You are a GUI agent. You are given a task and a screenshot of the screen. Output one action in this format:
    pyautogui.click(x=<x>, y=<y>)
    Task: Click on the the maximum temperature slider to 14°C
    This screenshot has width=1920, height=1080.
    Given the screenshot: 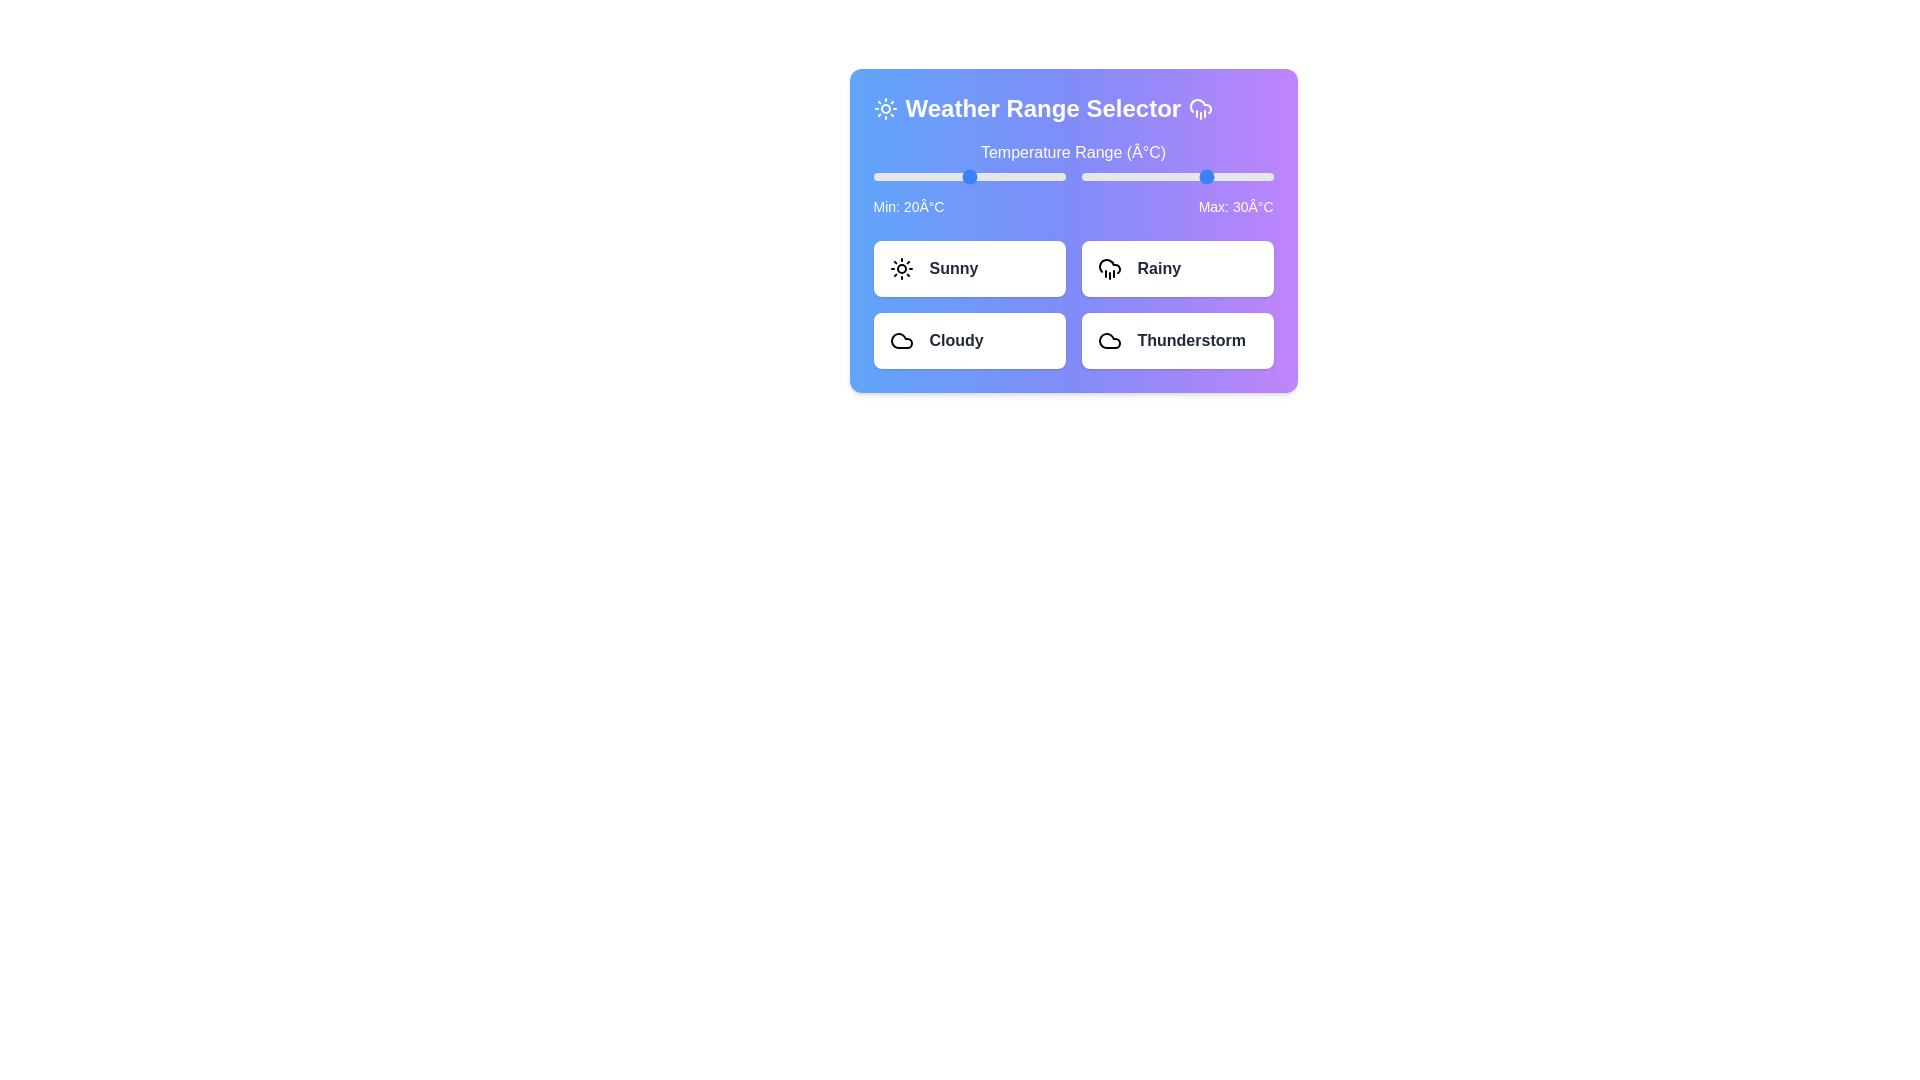 What is the action you would take?
    pyautogui.click(x=1158, y=176)
    